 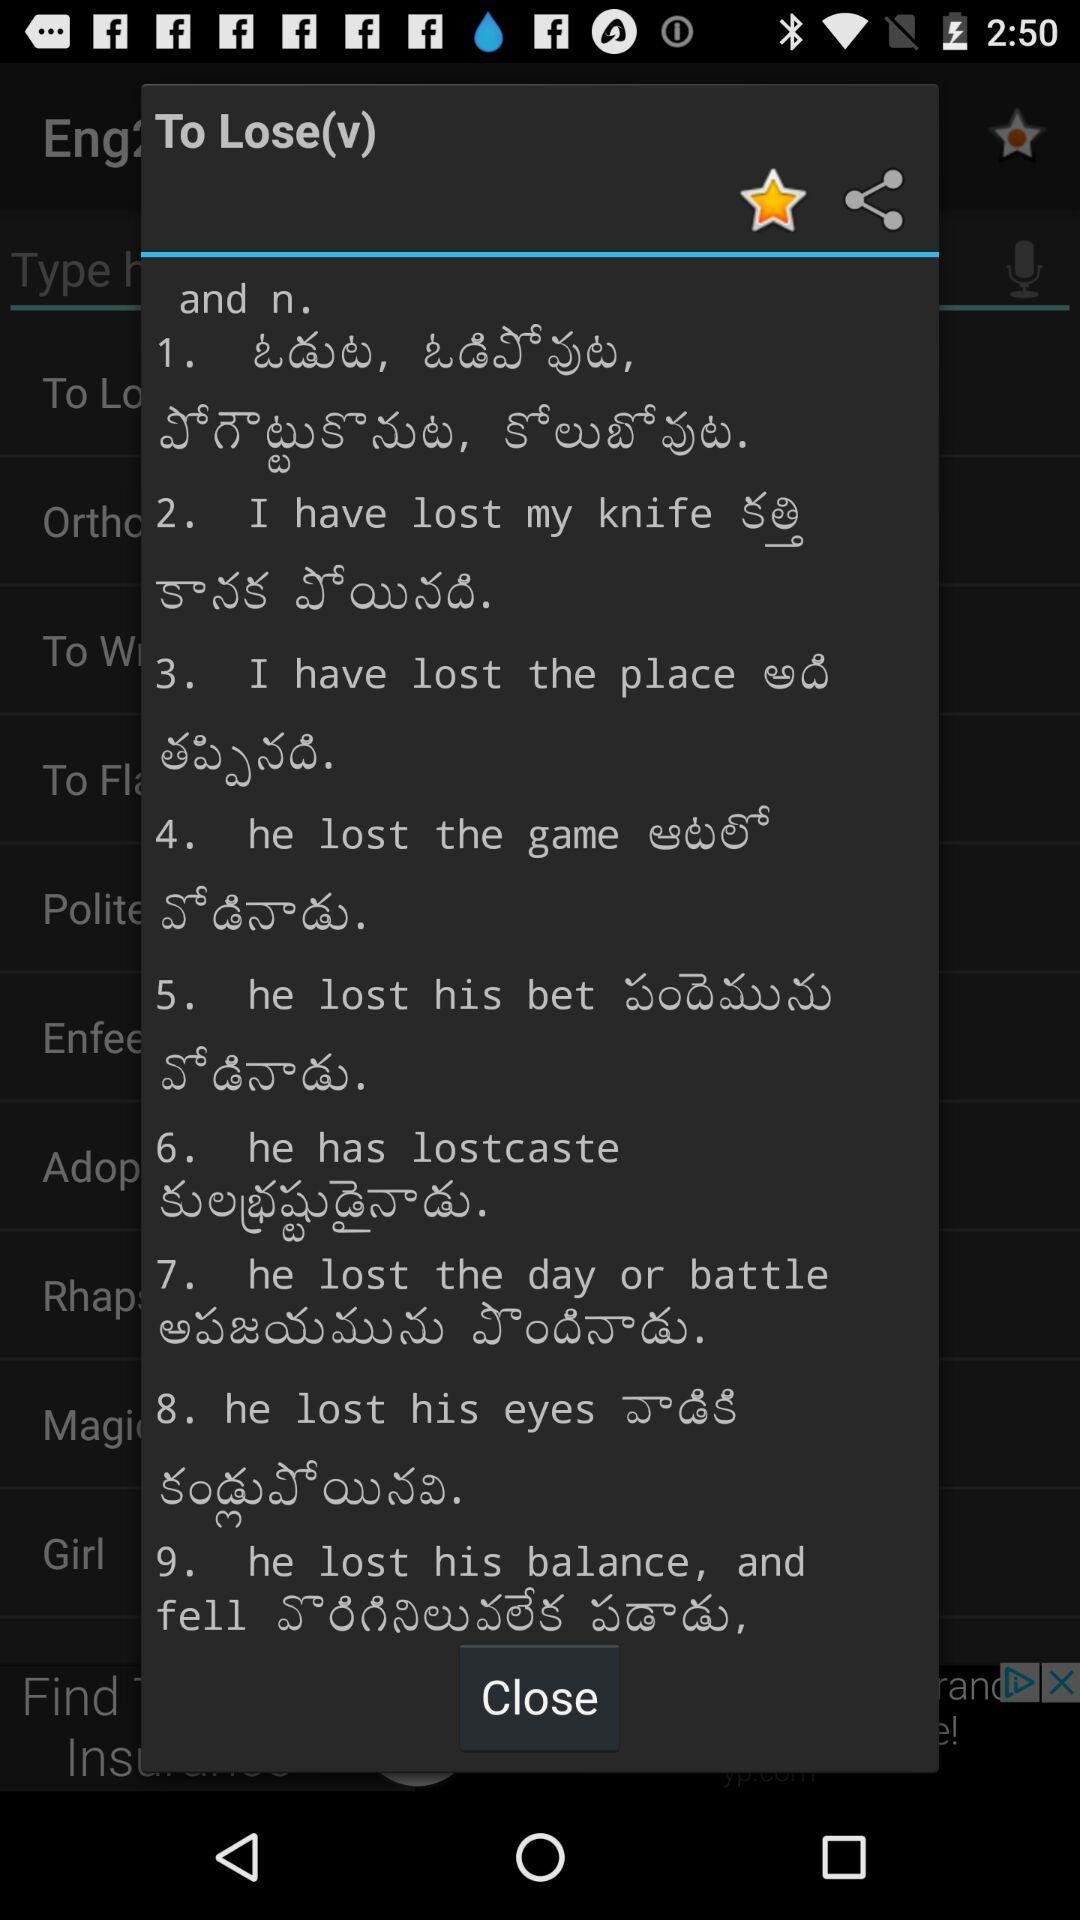 What do you see at coordinates (775, 199) in the screenshot?
I see `the article` at bounding box center [775, 199].